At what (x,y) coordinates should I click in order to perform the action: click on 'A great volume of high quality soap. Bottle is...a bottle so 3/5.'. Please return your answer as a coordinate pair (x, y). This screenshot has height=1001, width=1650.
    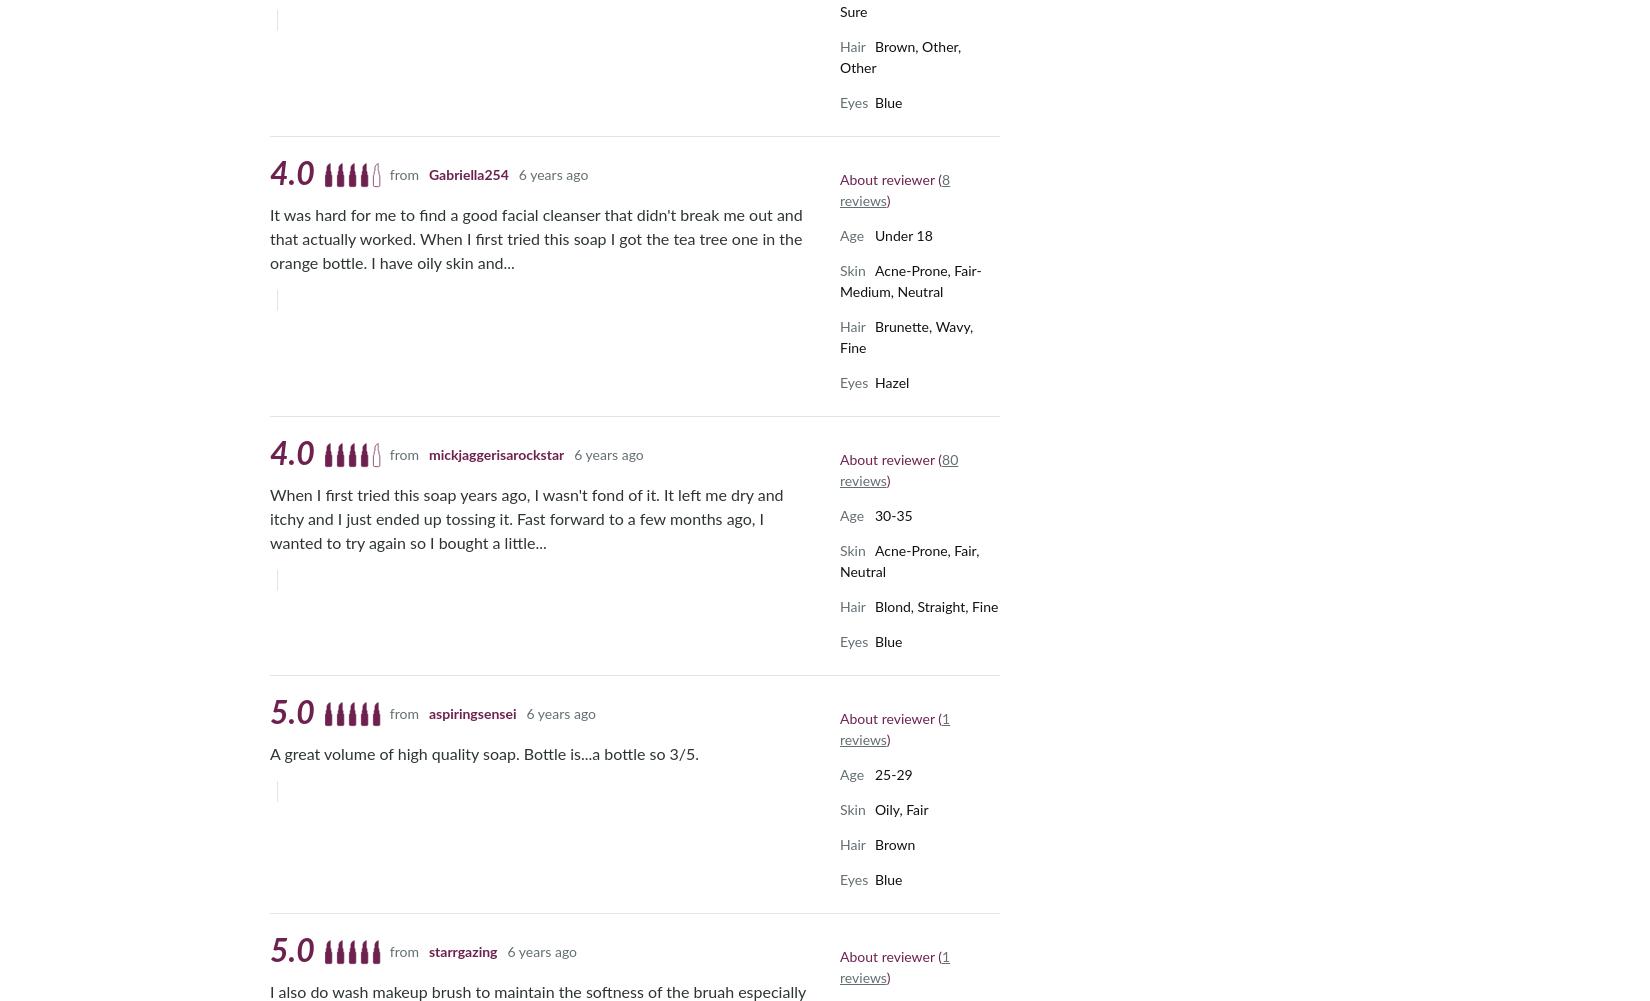
    Looking at the image, I should click on (483, 753).